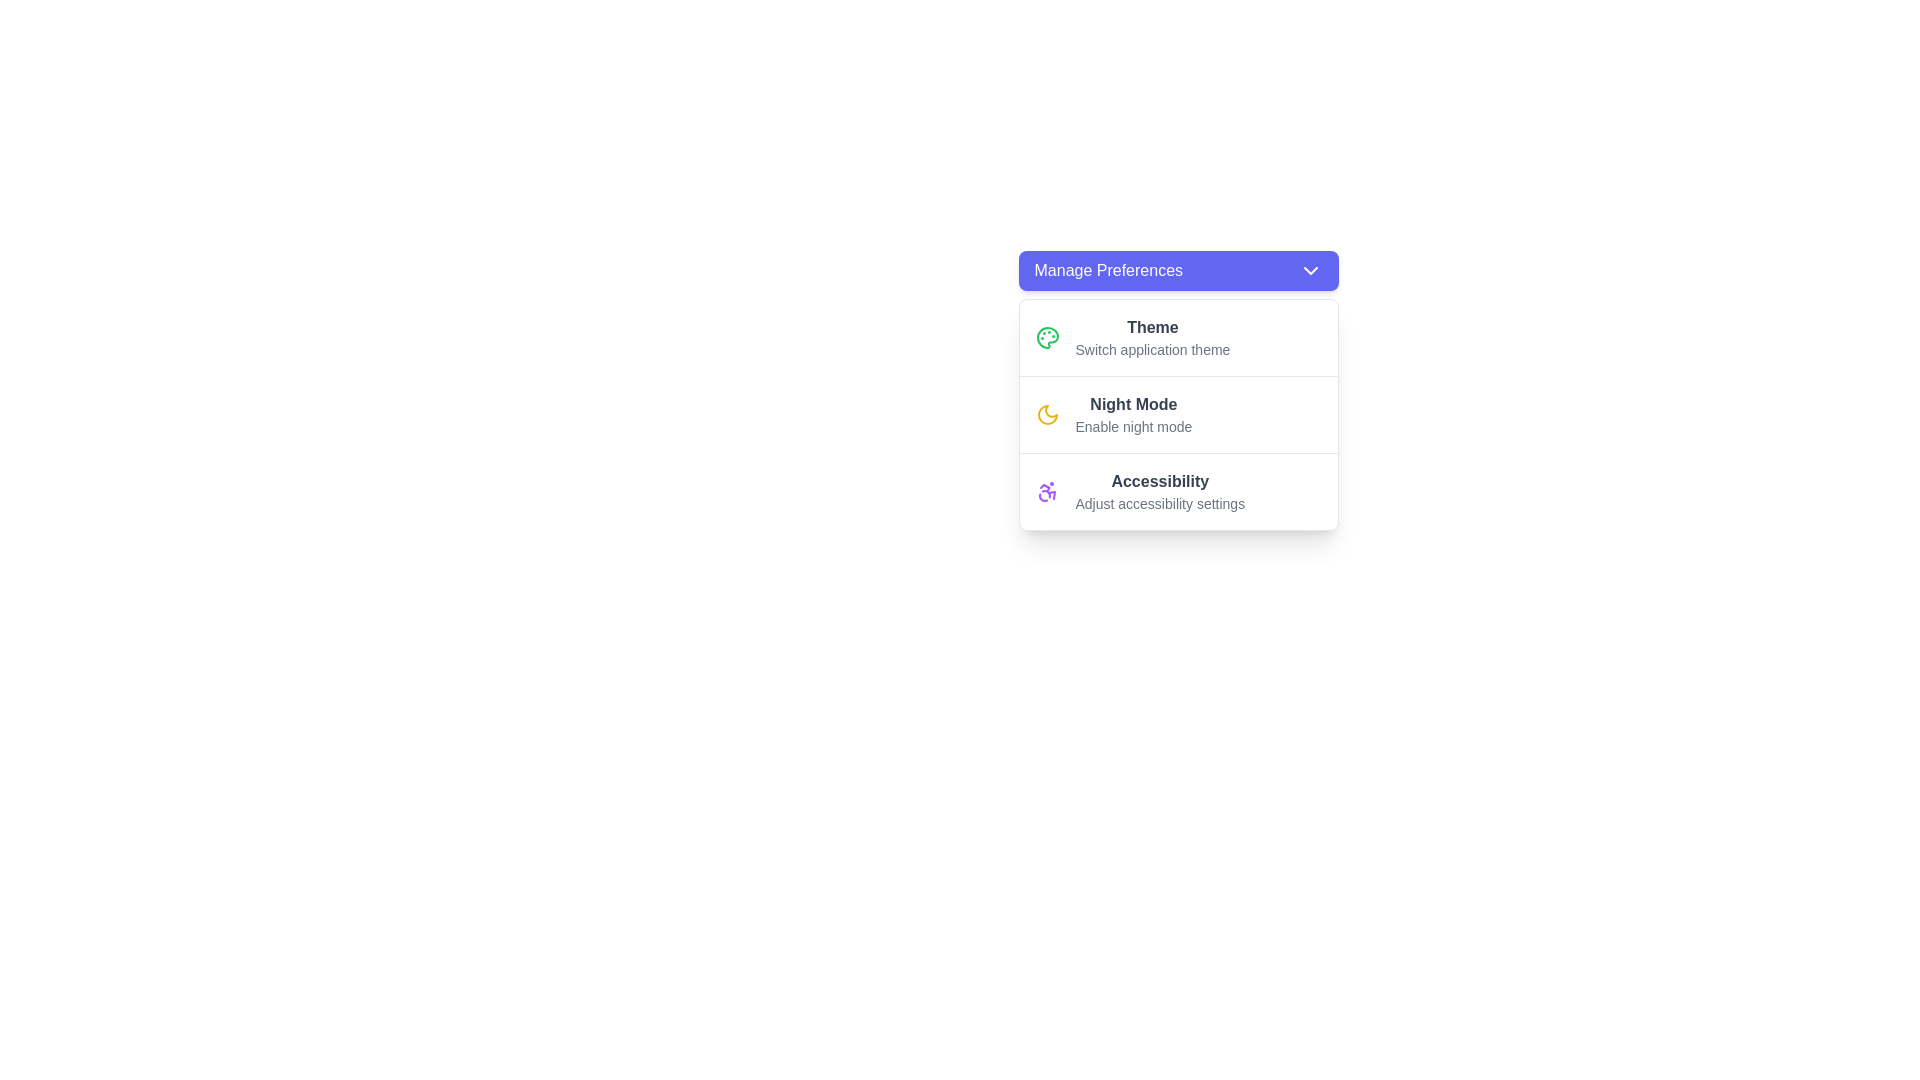  I want to click on the purple accessibility icon with a circular outline and human-like figure located in the lower portion of the dropdown menu, which is the first icon on the line with the text 'Accessibility Adjust accessibility settings', so click(1046, 492).